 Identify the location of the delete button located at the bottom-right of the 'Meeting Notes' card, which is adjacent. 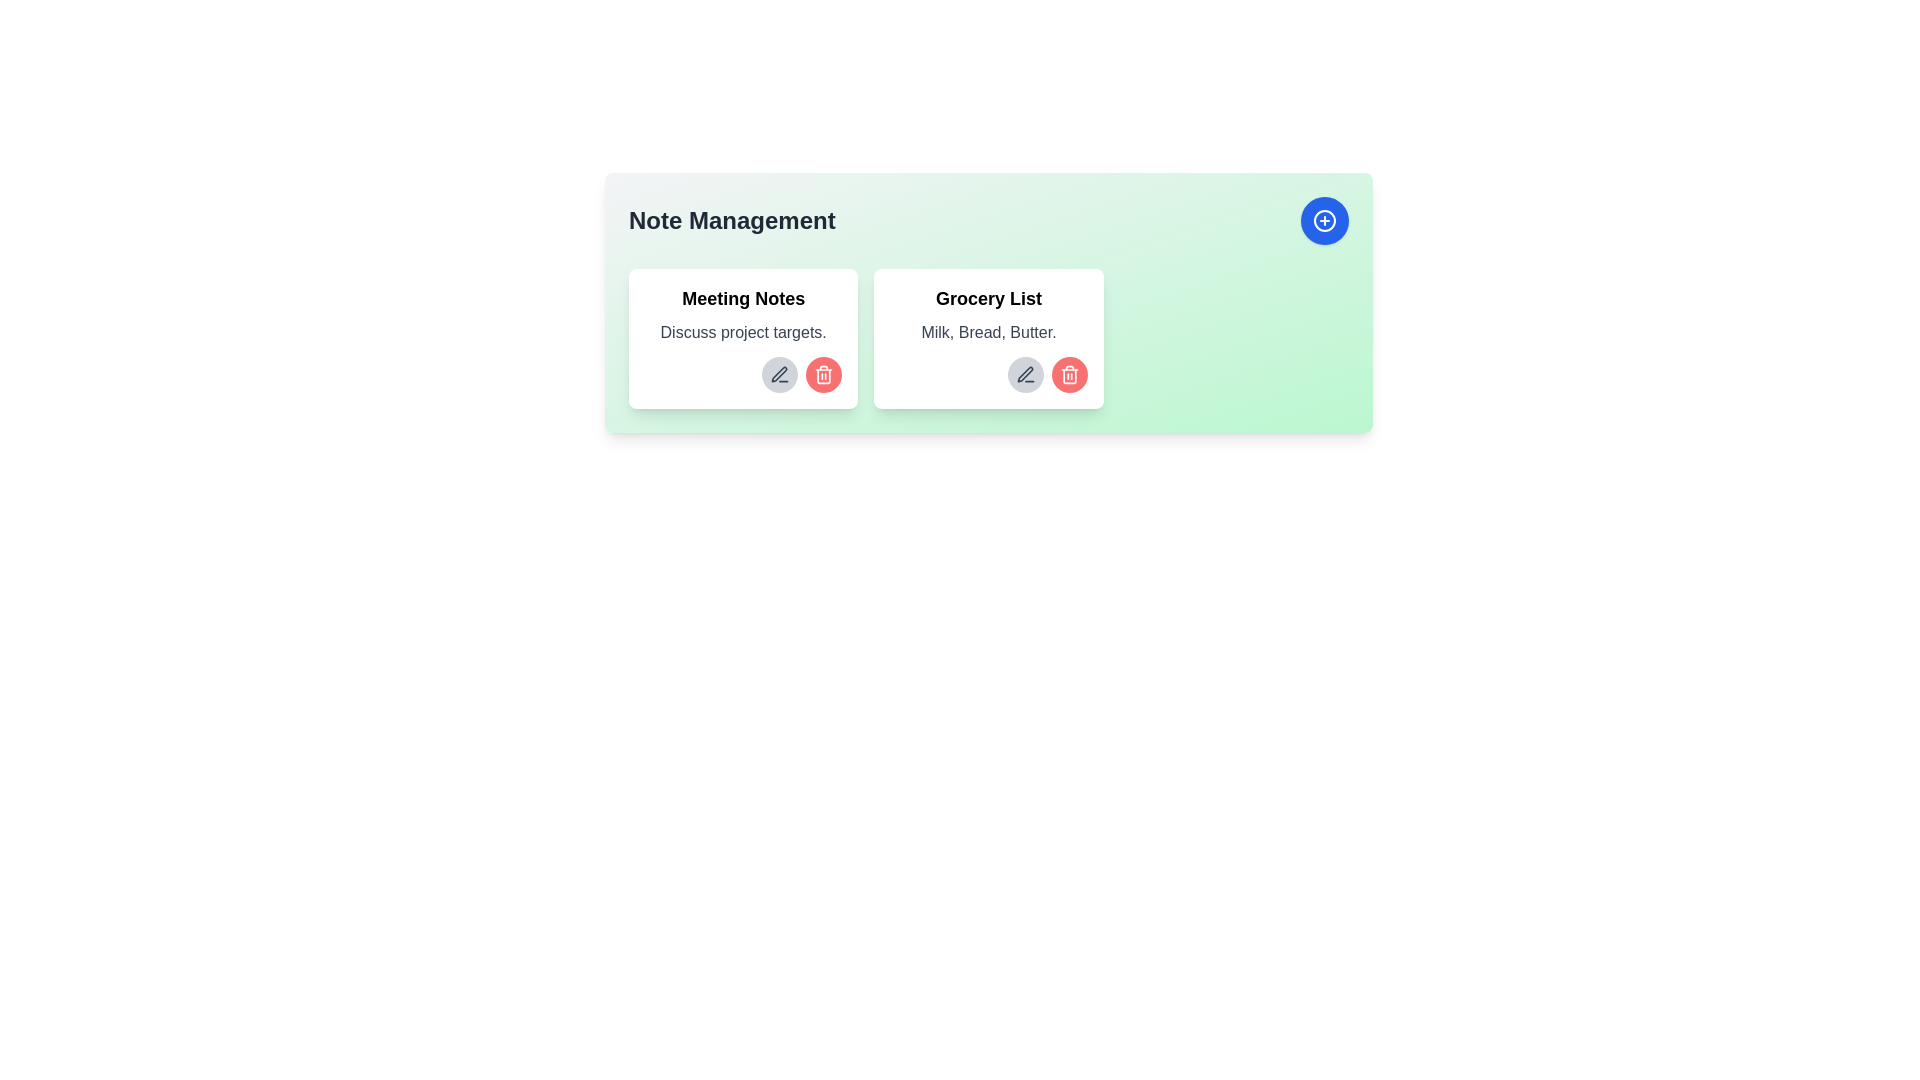
(824, 374).